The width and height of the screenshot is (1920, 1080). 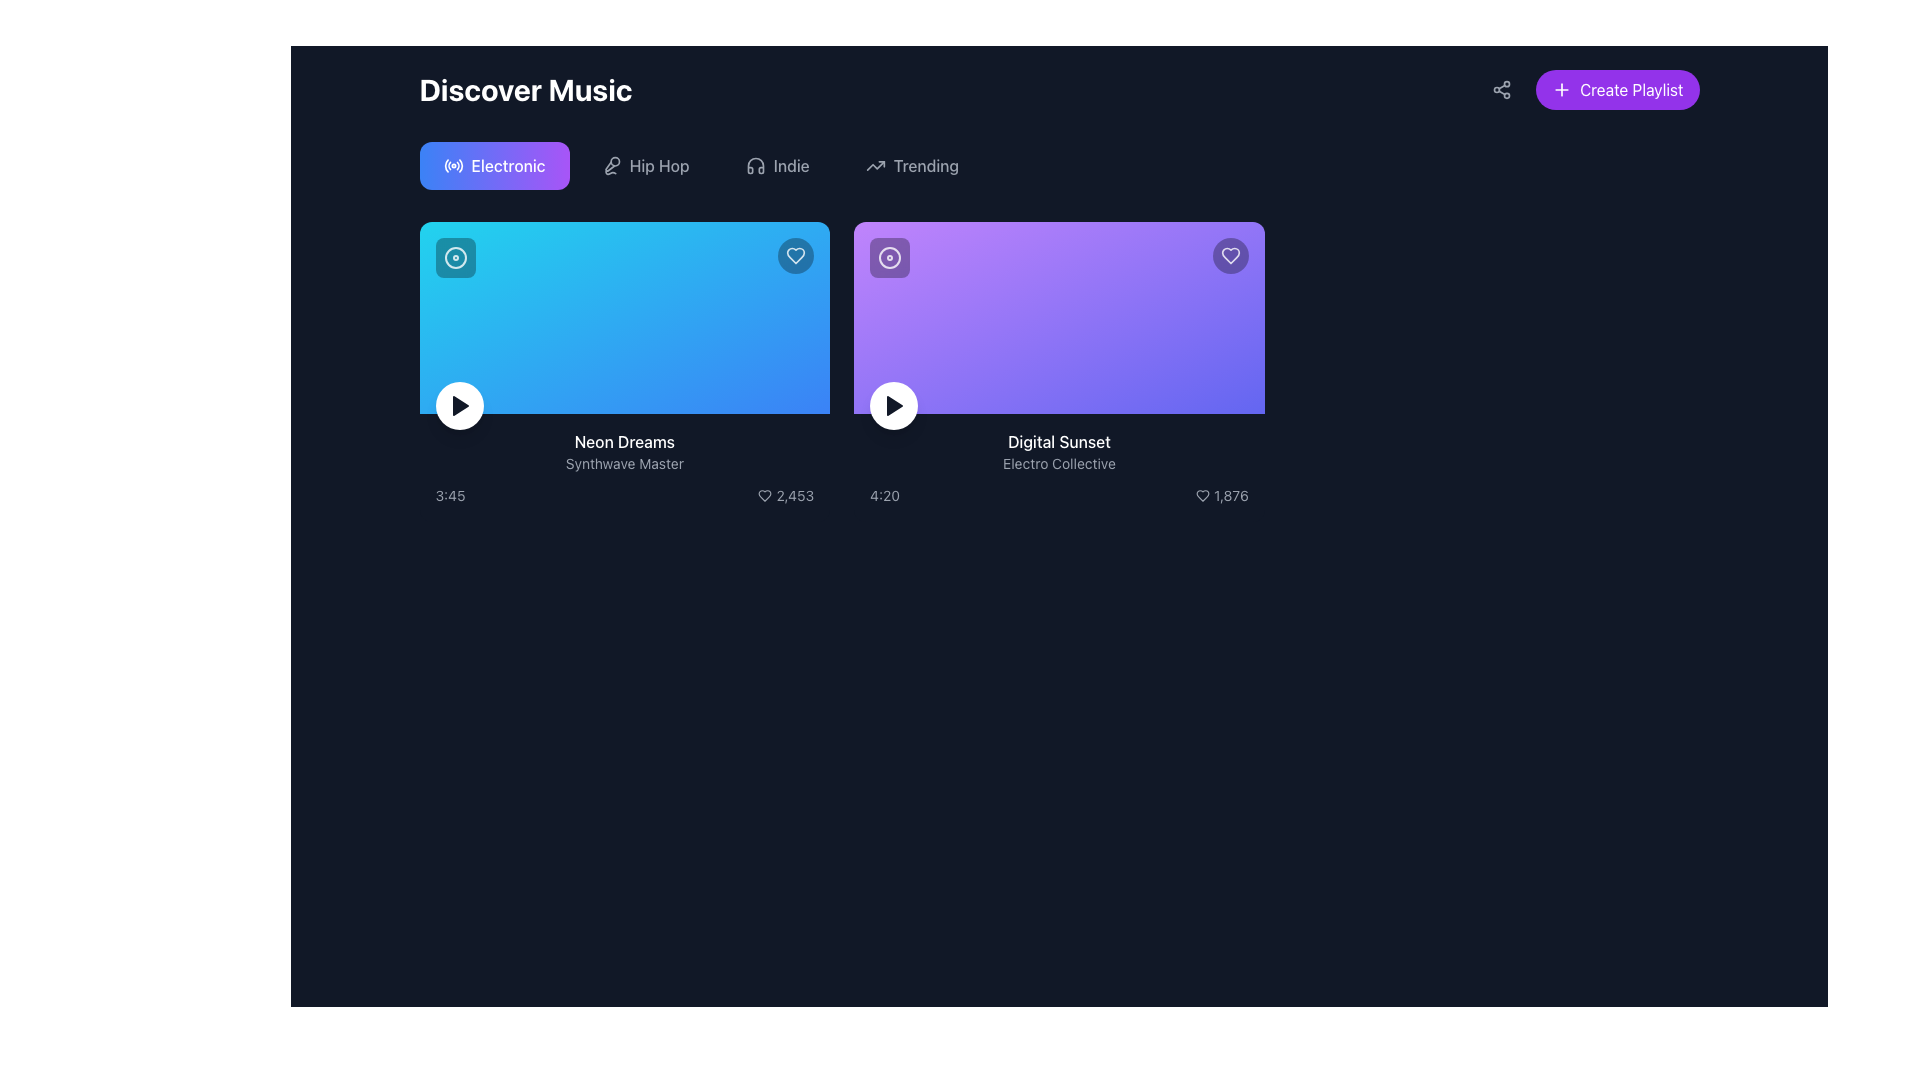 What do you see at coordinates (458, 405) in the screenshot?
I see `the circular button with a white background and a black play icon located in the bottom-left area of the music item card to play the track` at bounding box center [458, 405].